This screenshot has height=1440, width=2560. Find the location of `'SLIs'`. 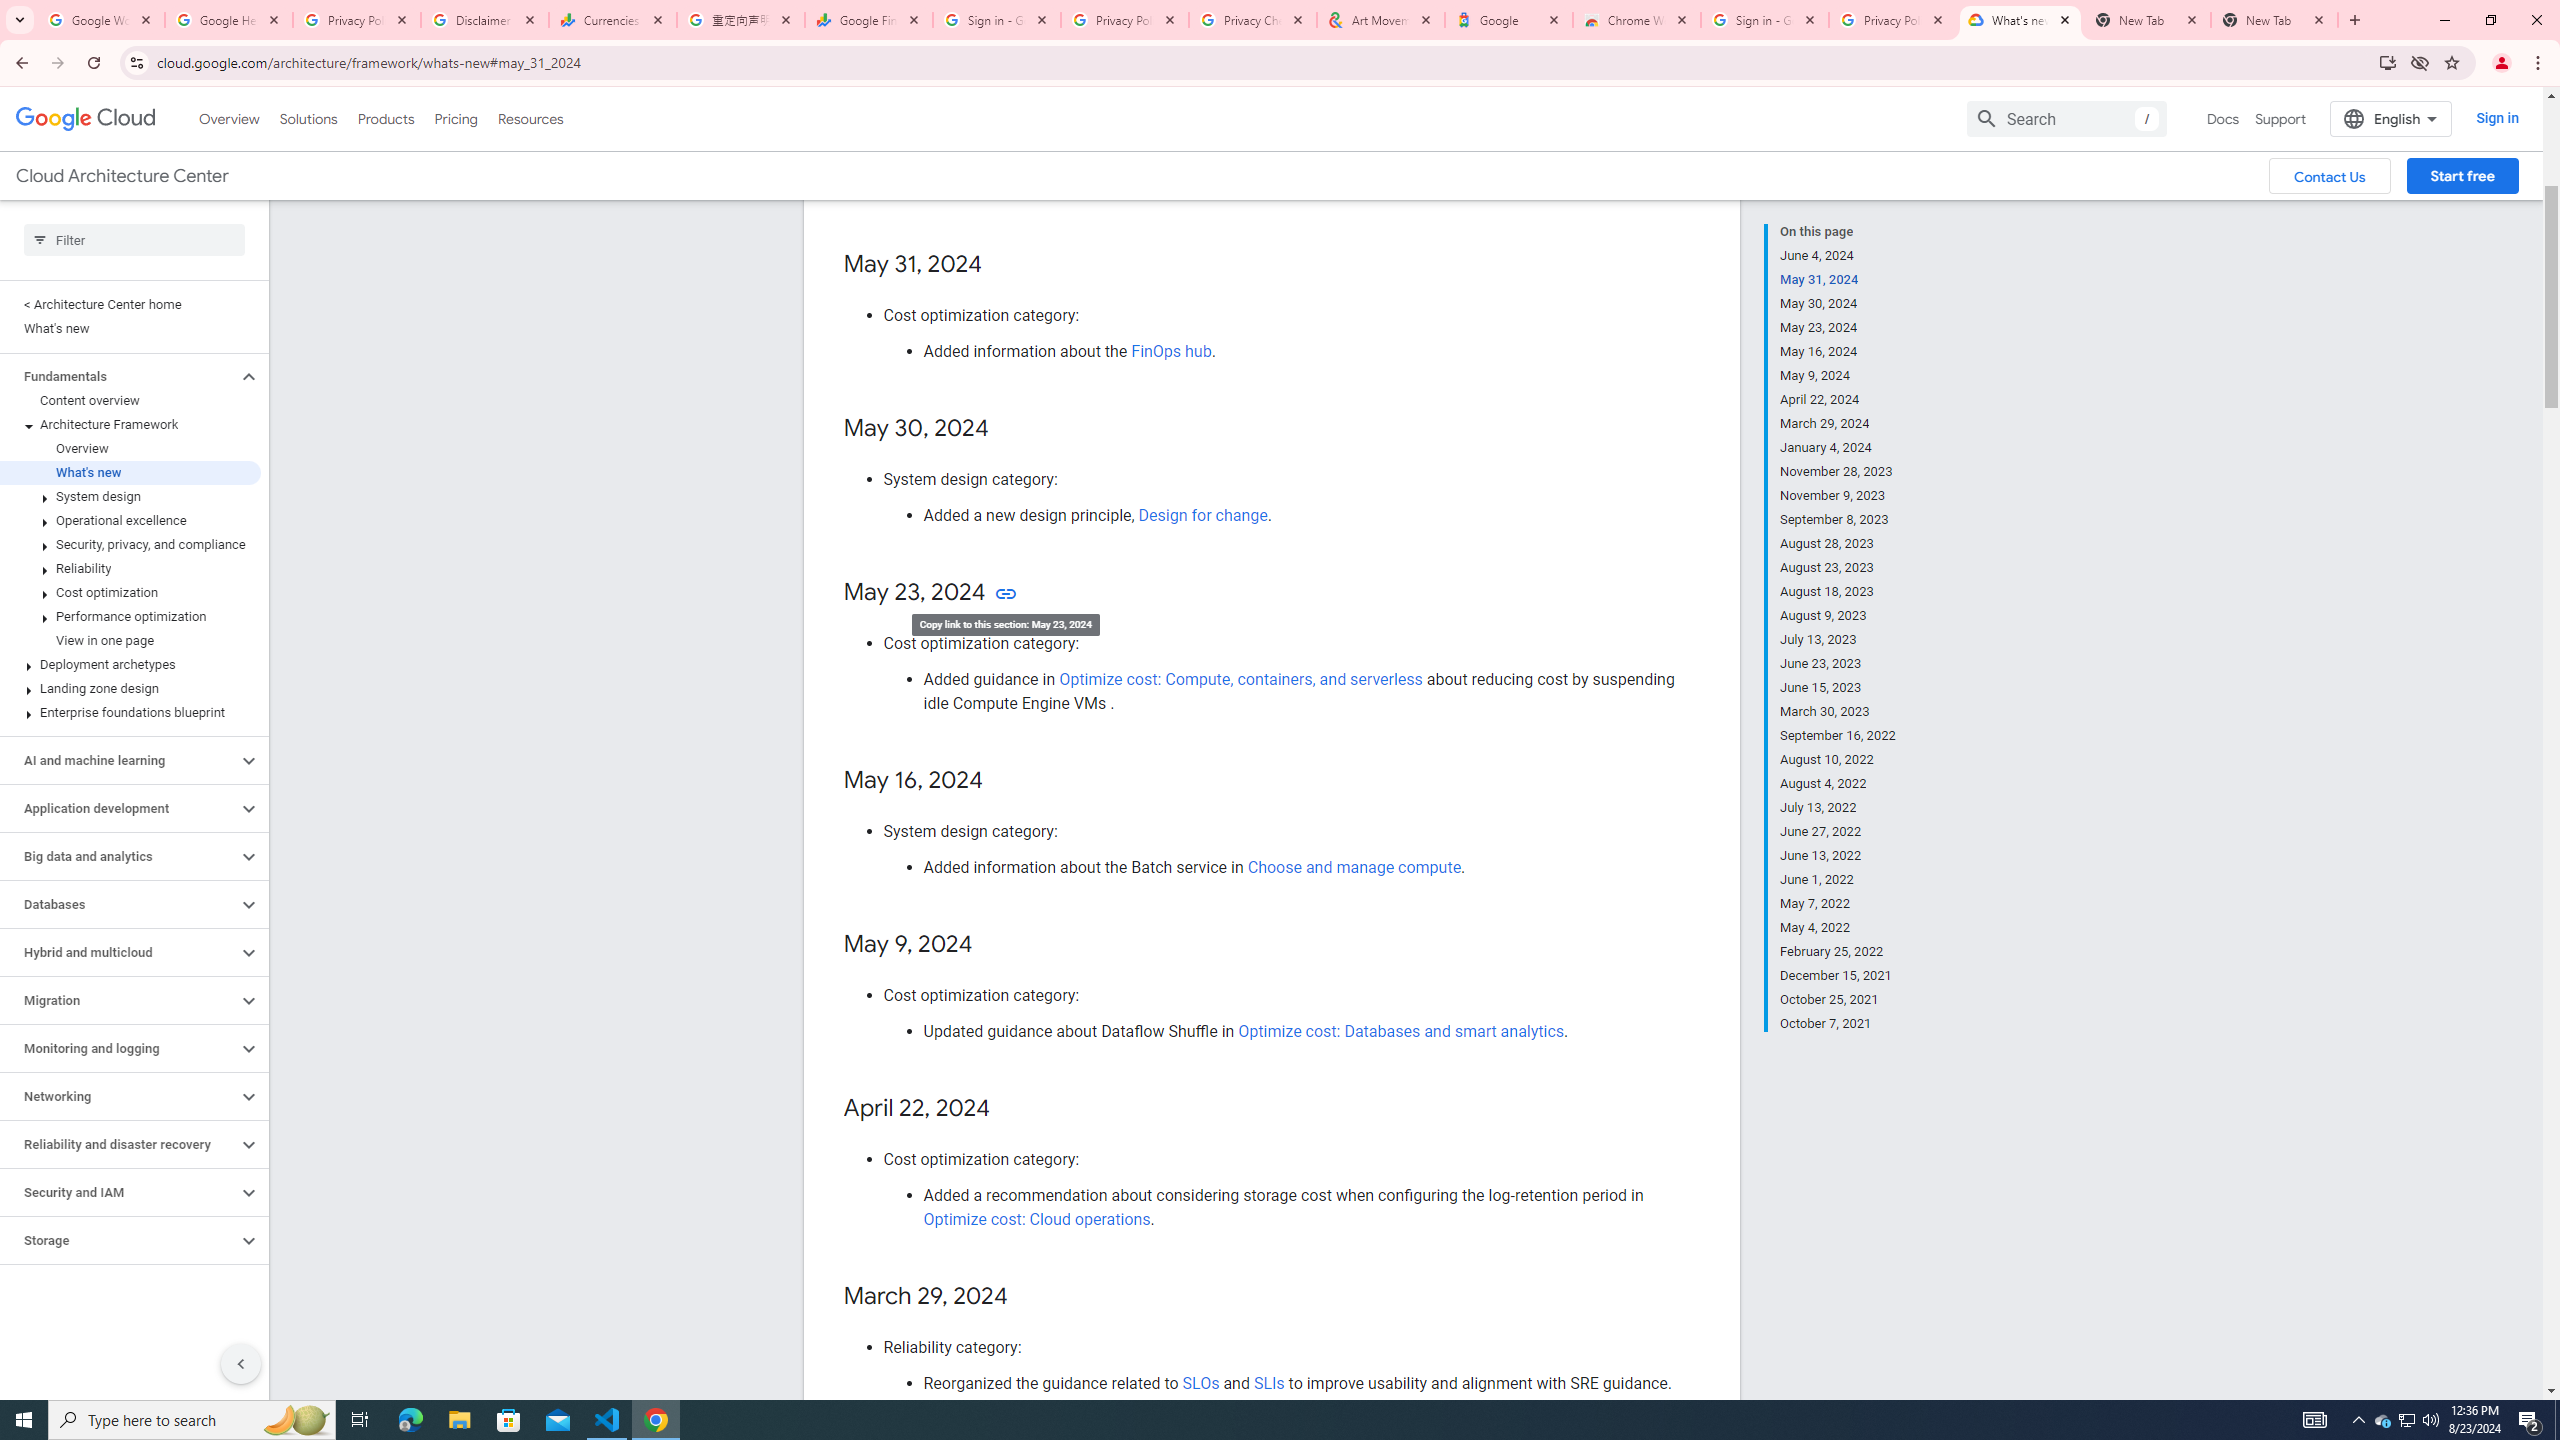

'SLIs' is located at coordinates (1267, 1382).